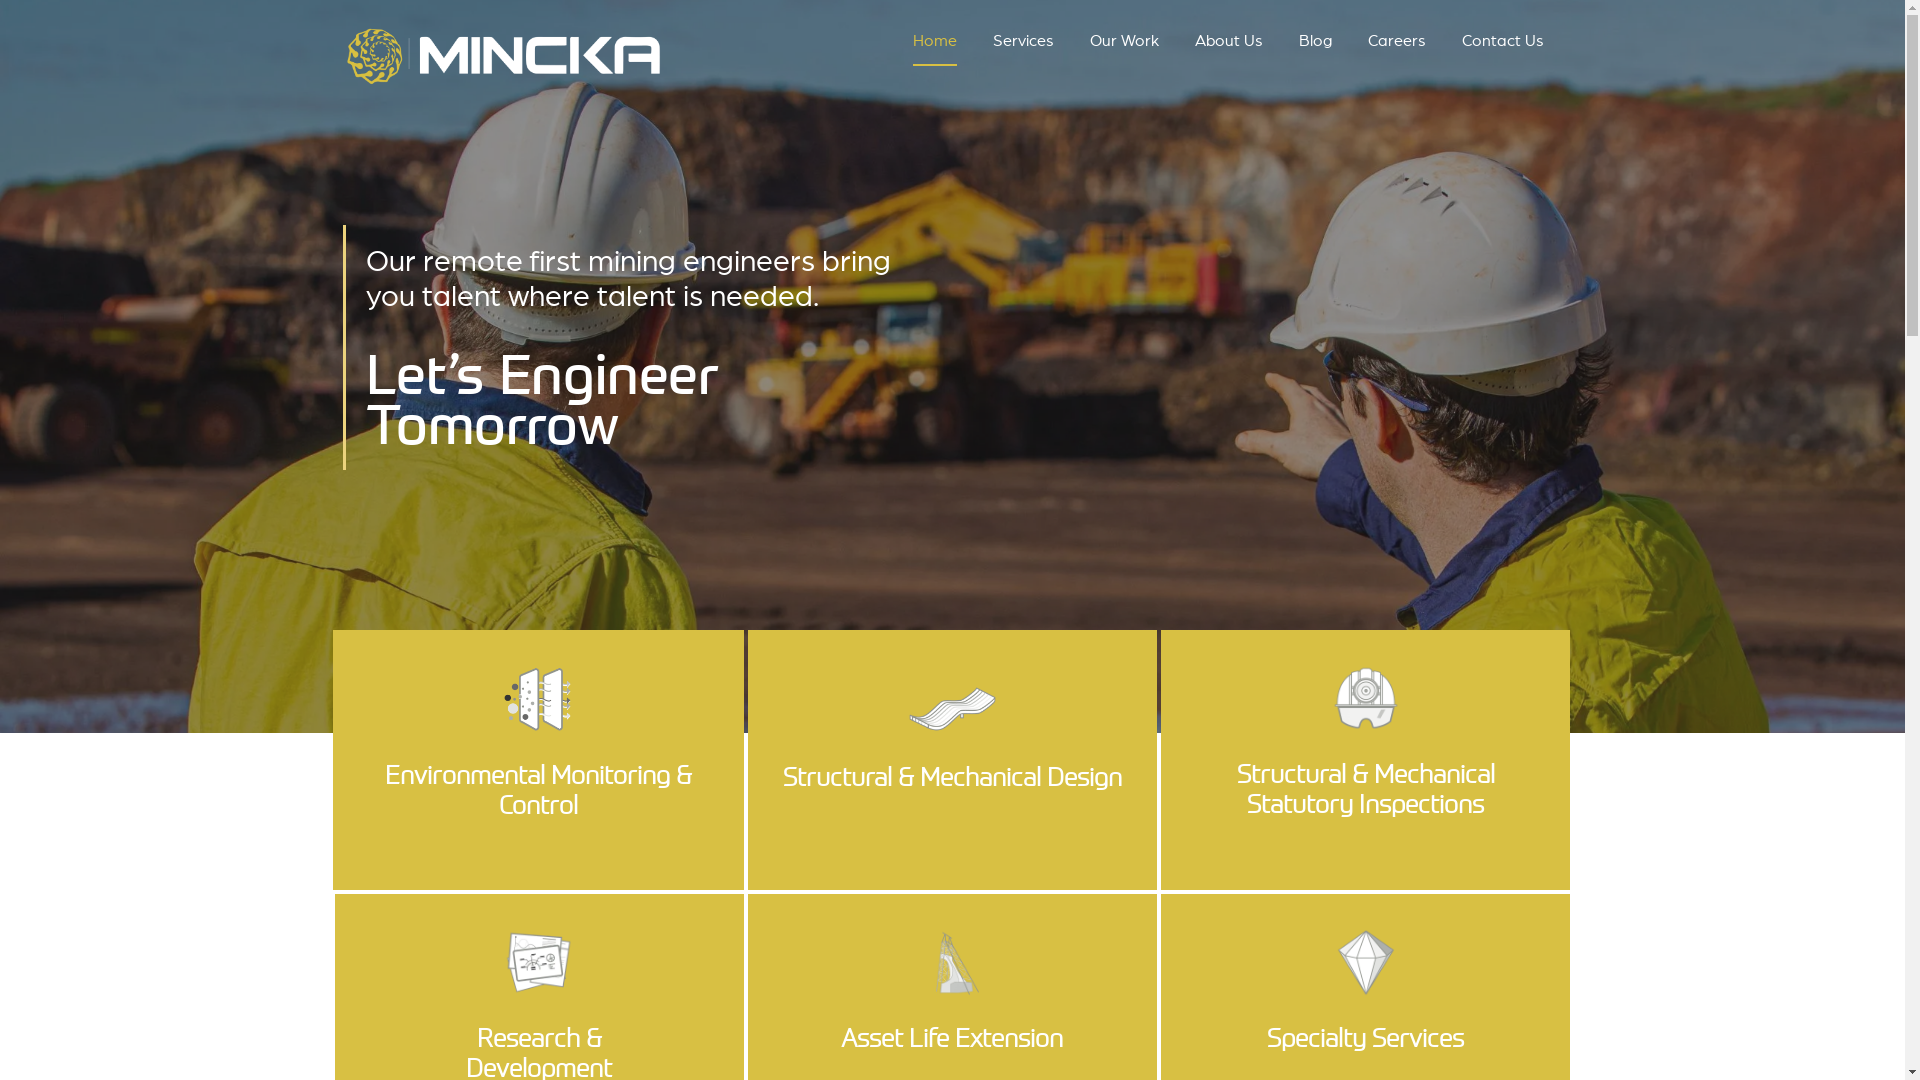  Describe the element at coordinates (934, 45) in the screenshot. I see `'Home'` at that location.